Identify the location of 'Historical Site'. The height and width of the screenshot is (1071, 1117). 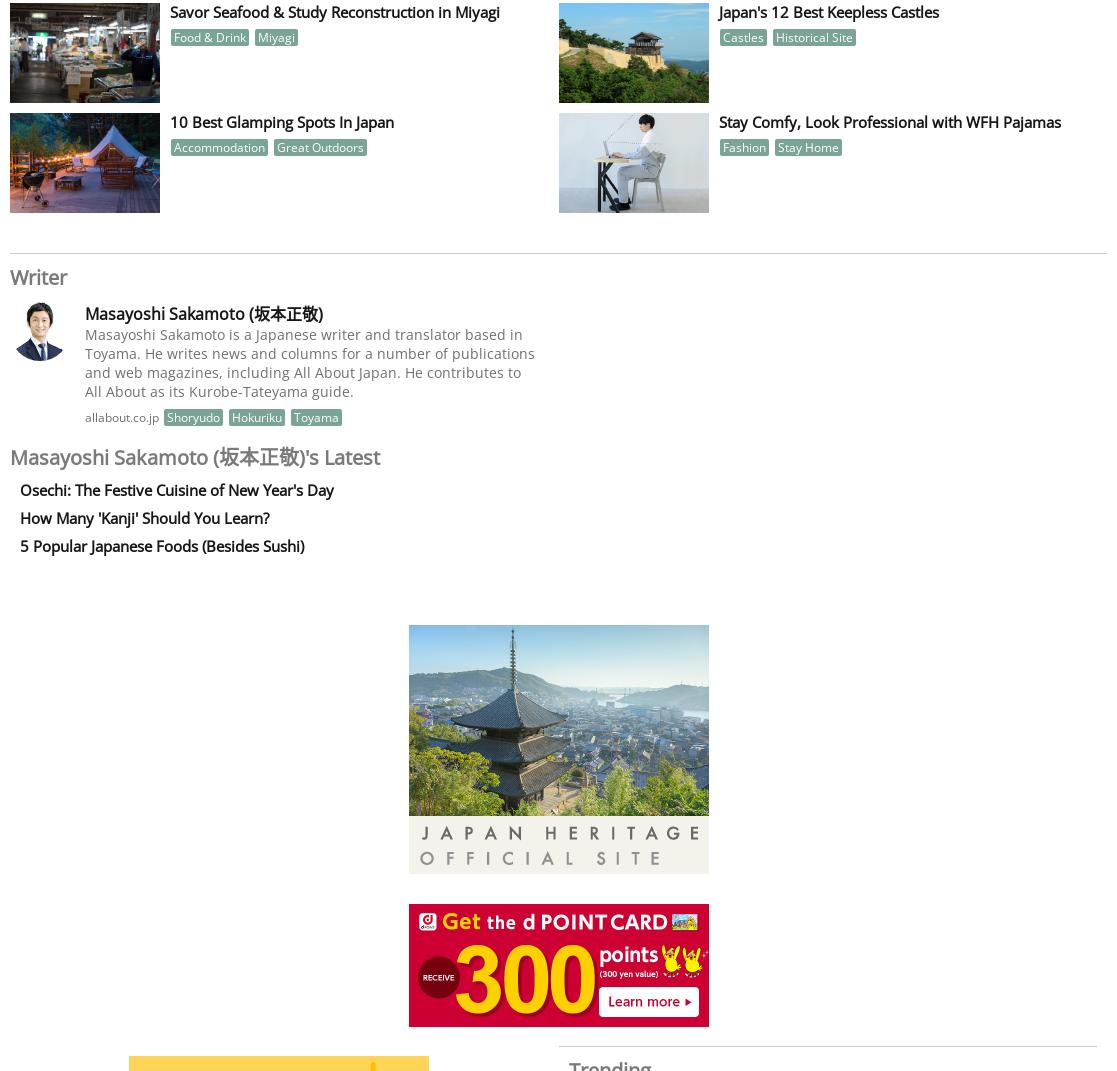
(813, 35).